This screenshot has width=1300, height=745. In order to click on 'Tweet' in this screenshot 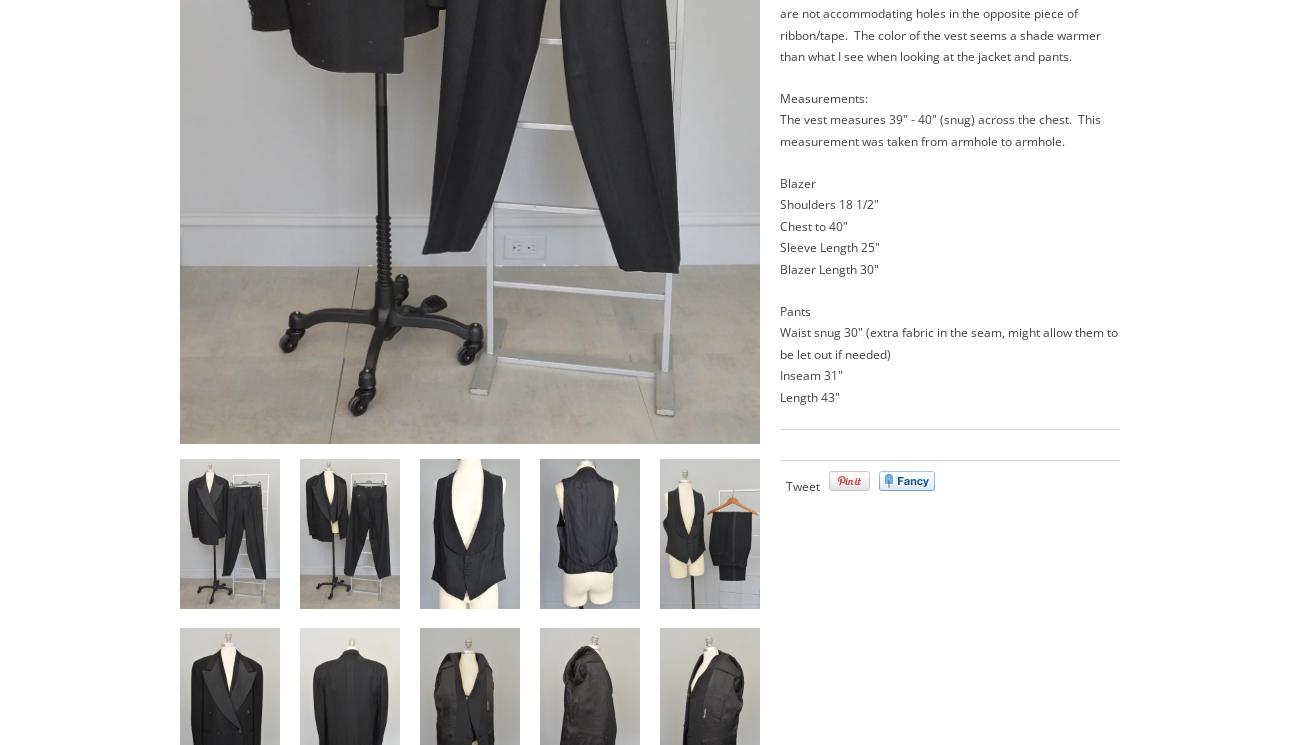, I will do `click(802, 485)`.